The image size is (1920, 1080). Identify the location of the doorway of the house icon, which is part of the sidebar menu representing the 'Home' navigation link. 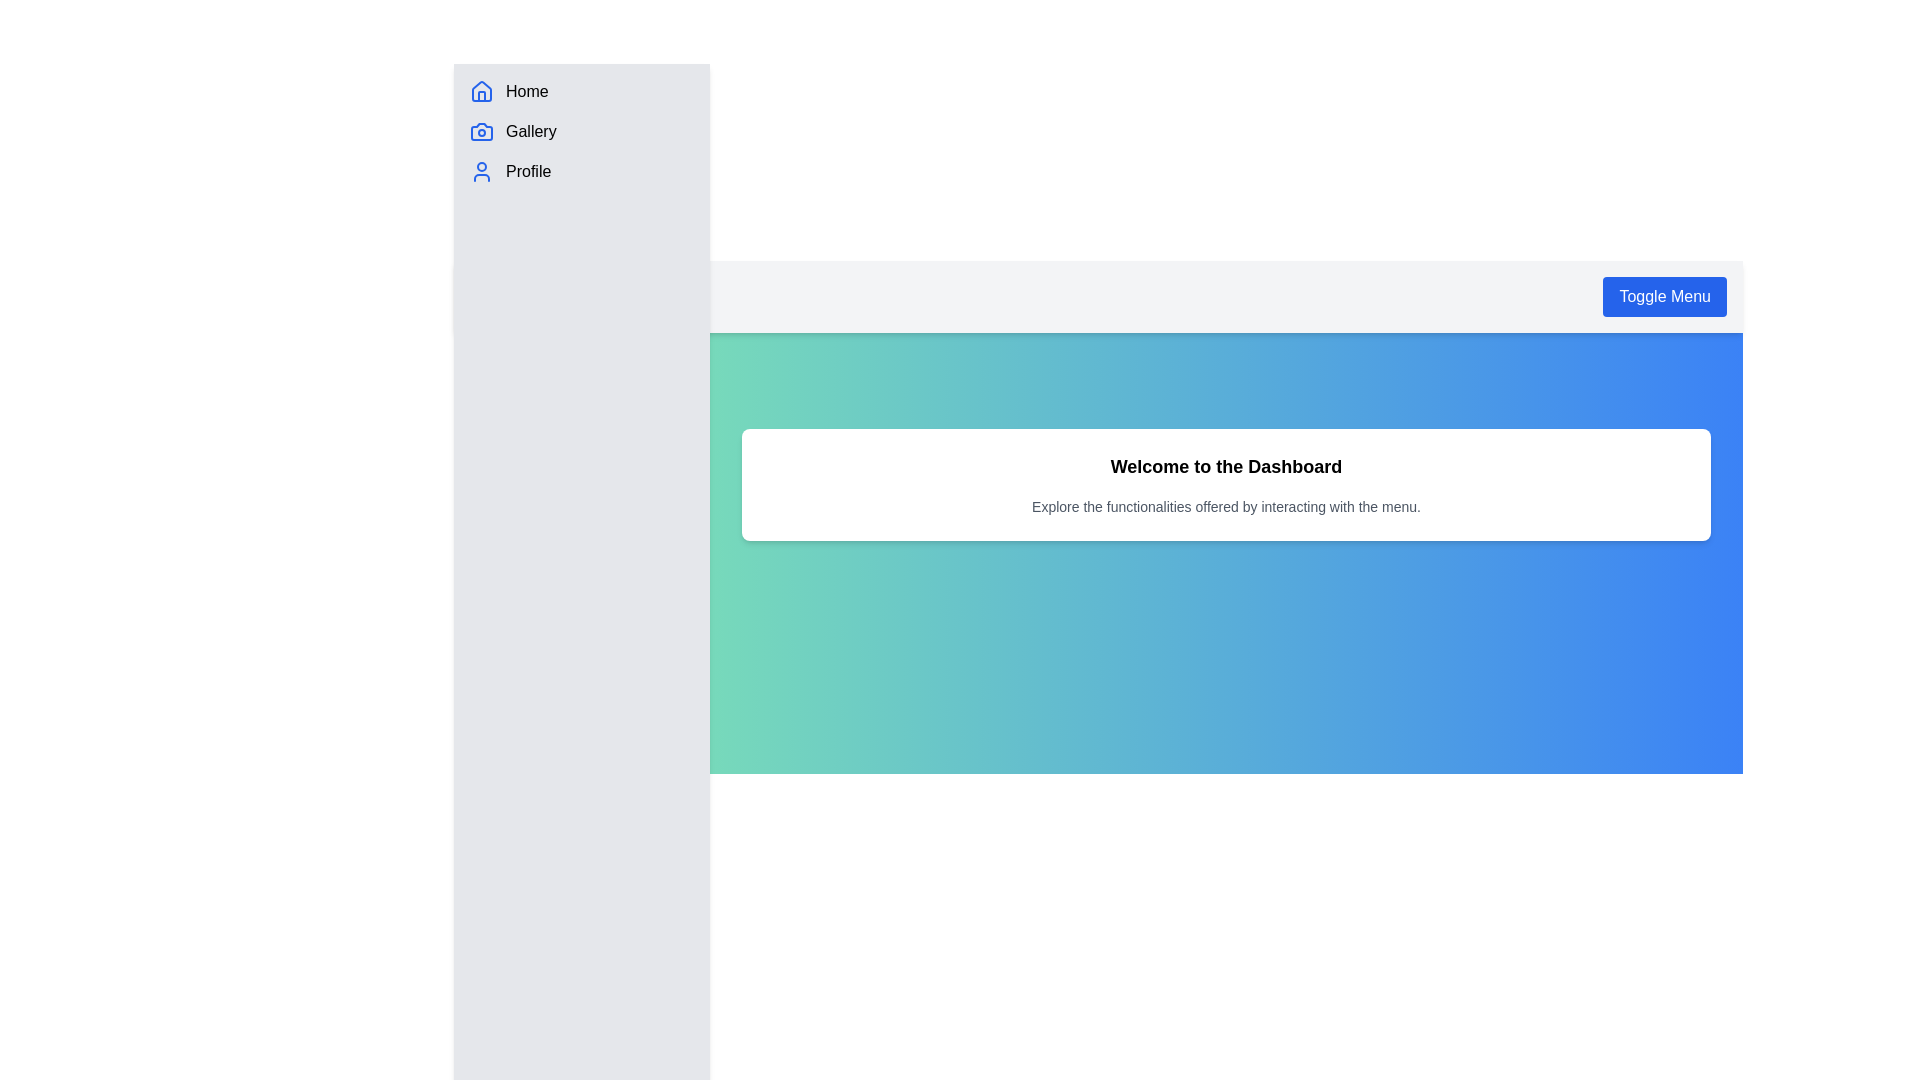
(481, 96).